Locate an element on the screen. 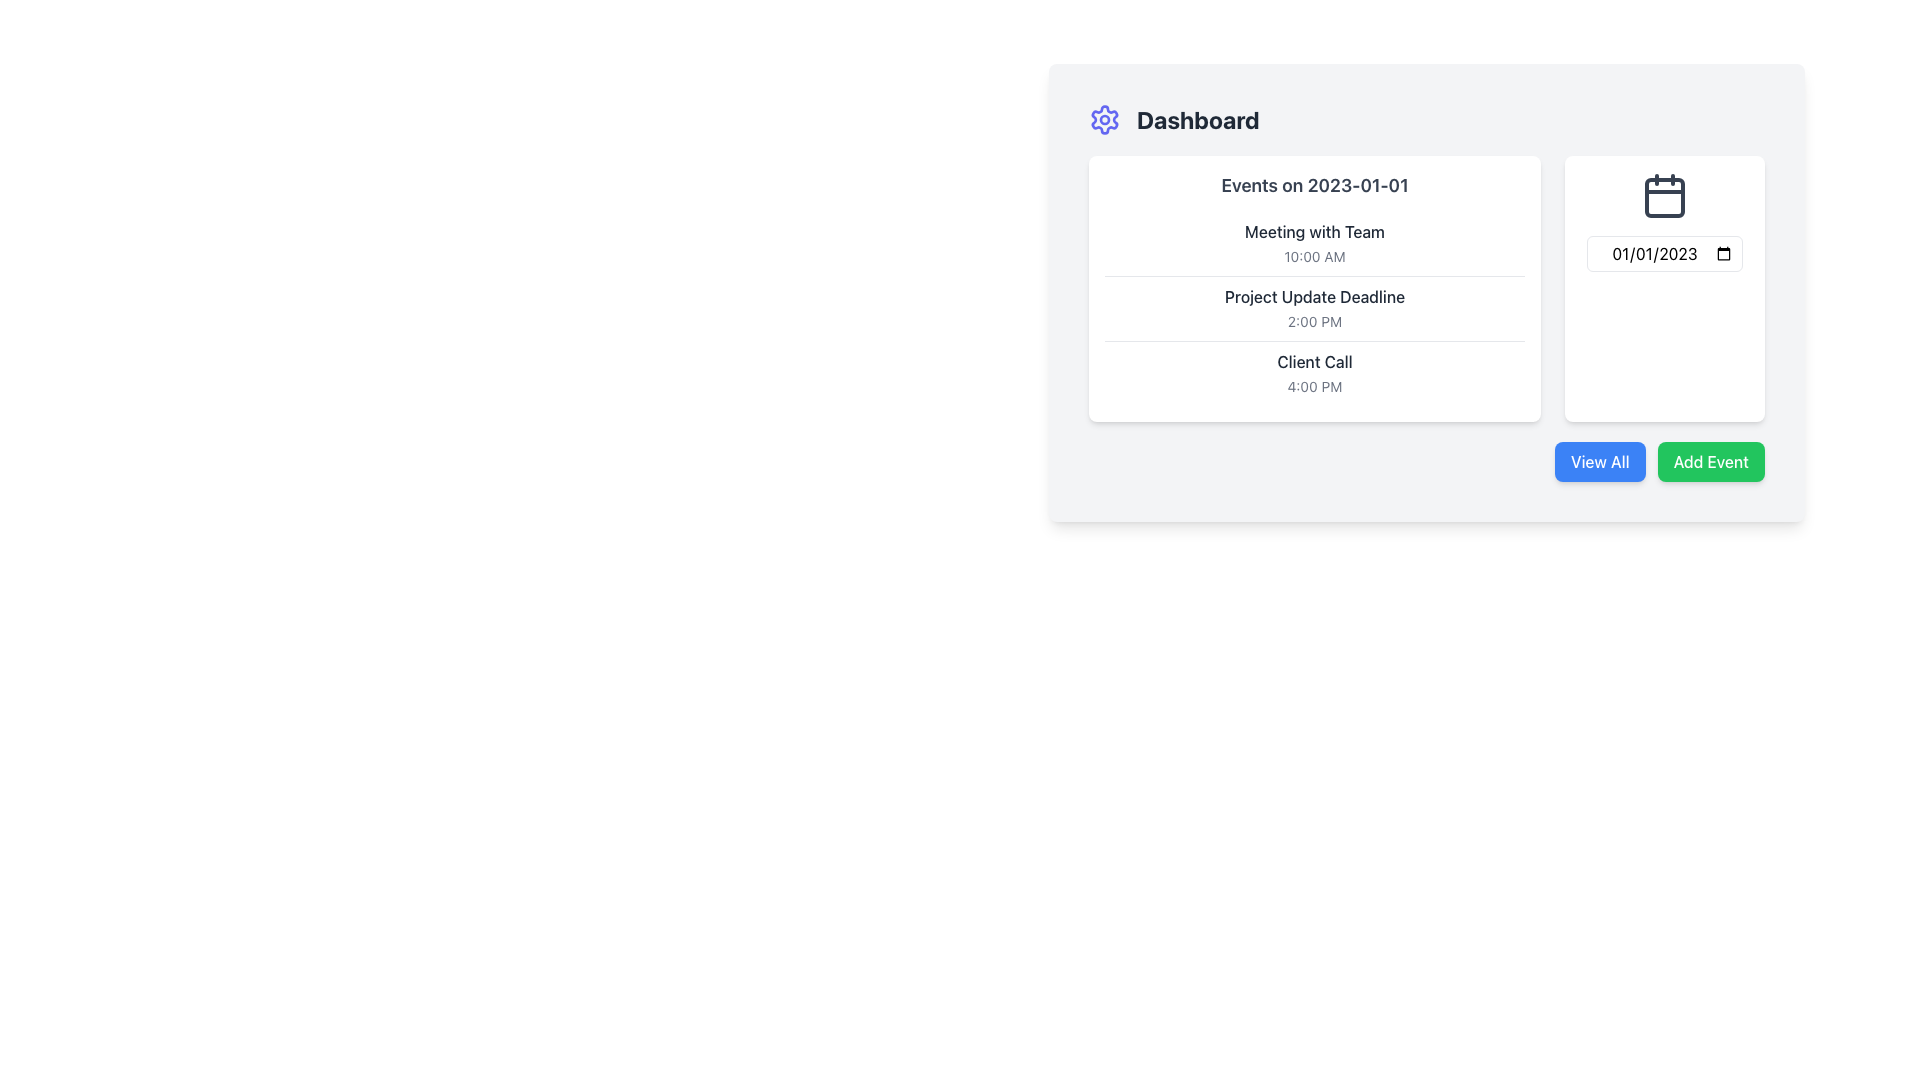  the text label displaying '4:00 PM', which is a smaller gray font indicating a timestamp located beneath 'Client Call' in the right-hand column of the central event list panel is located at coordinates (1315, 386).